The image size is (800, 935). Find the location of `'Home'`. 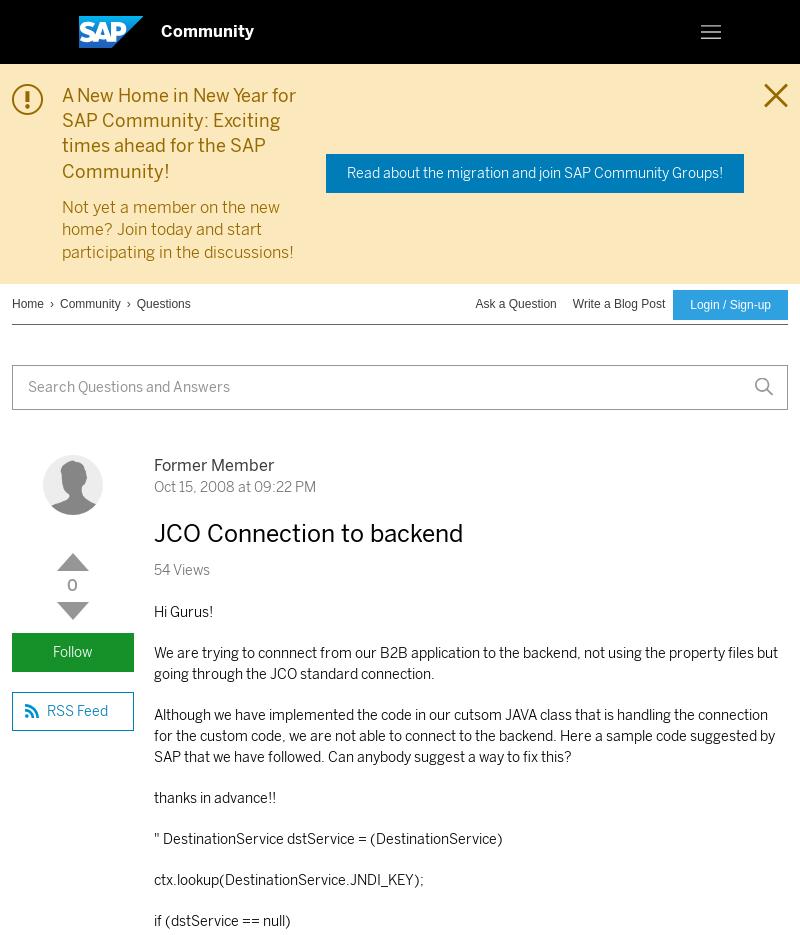

'Home' is located at coordinates (28, 303).